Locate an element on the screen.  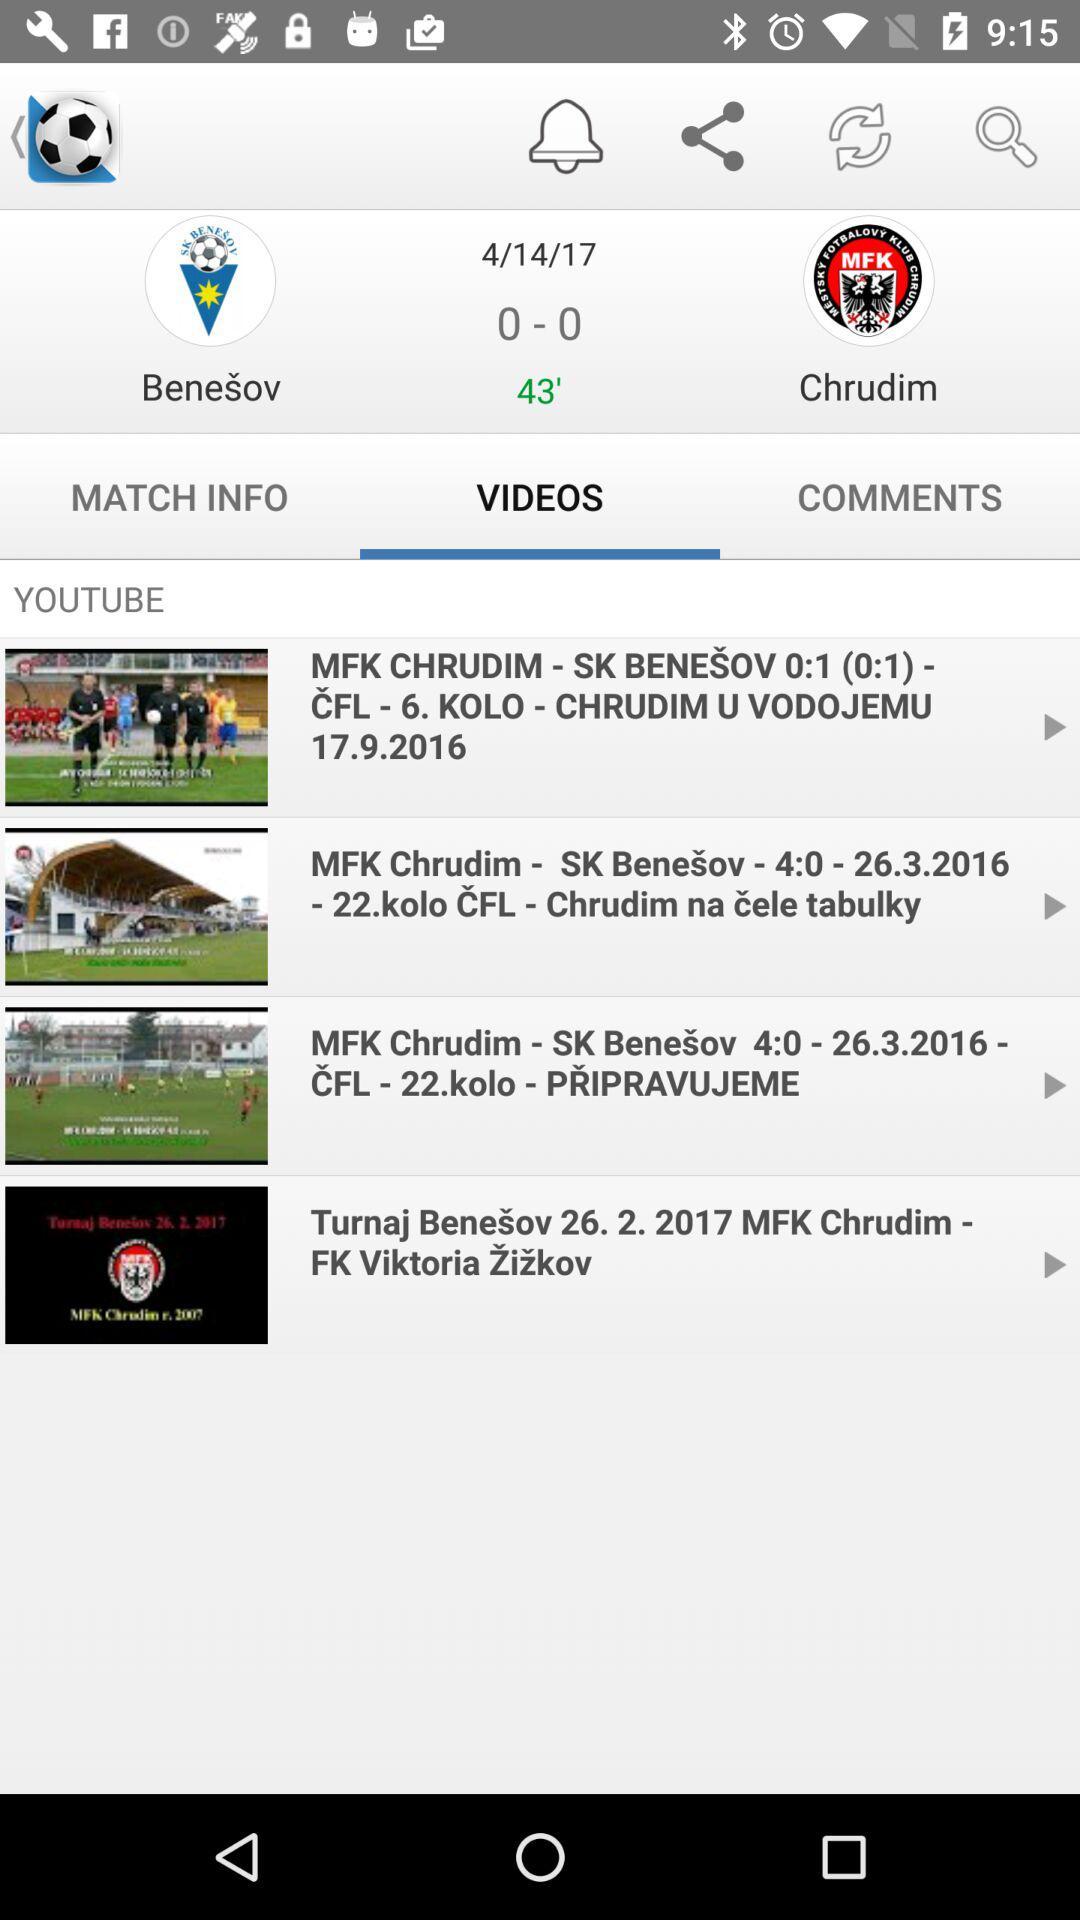
item below the 4/14/17 is located at coordinates (210, 386).